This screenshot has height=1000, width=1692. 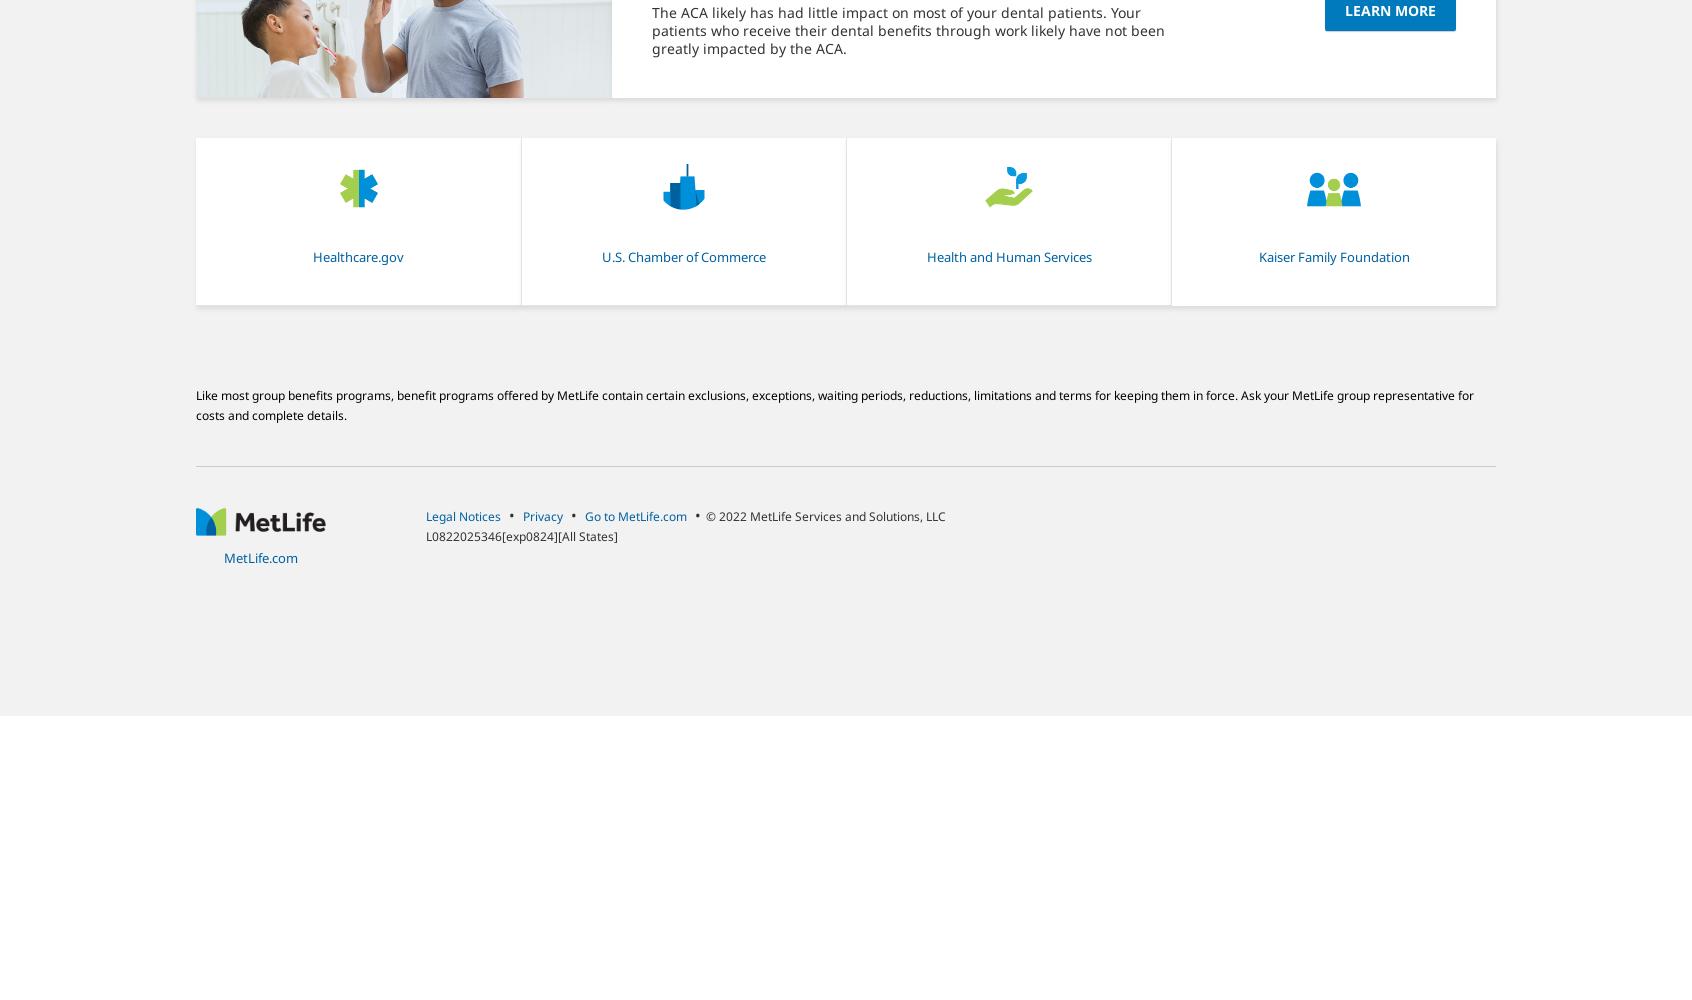 I want to click on 'Legal Notices', so click(x=462, y=515).